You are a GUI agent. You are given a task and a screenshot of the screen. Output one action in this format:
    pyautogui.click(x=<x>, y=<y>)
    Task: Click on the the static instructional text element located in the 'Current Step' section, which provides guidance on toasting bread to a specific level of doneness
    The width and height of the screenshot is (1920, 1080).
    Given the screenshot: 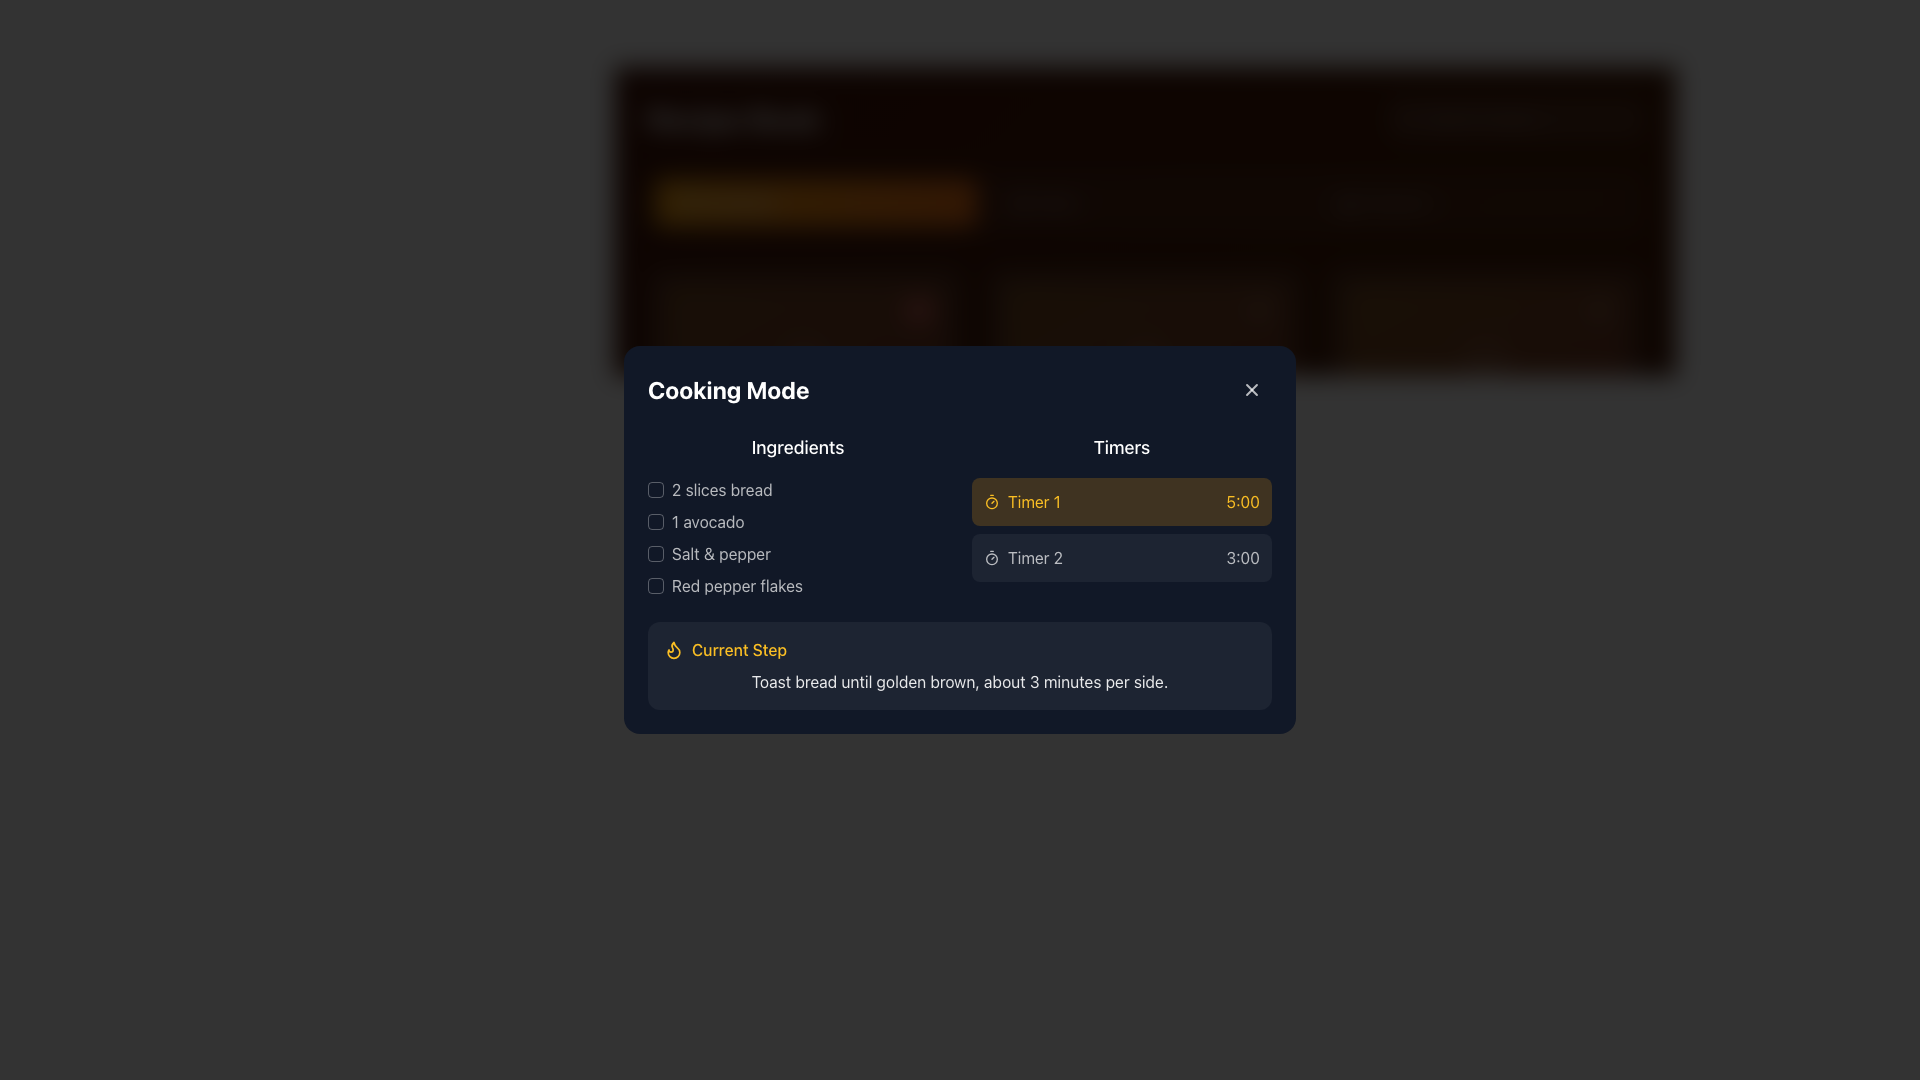 What is the action you would take?
    pyautogui.click(x=960, y=681)
    